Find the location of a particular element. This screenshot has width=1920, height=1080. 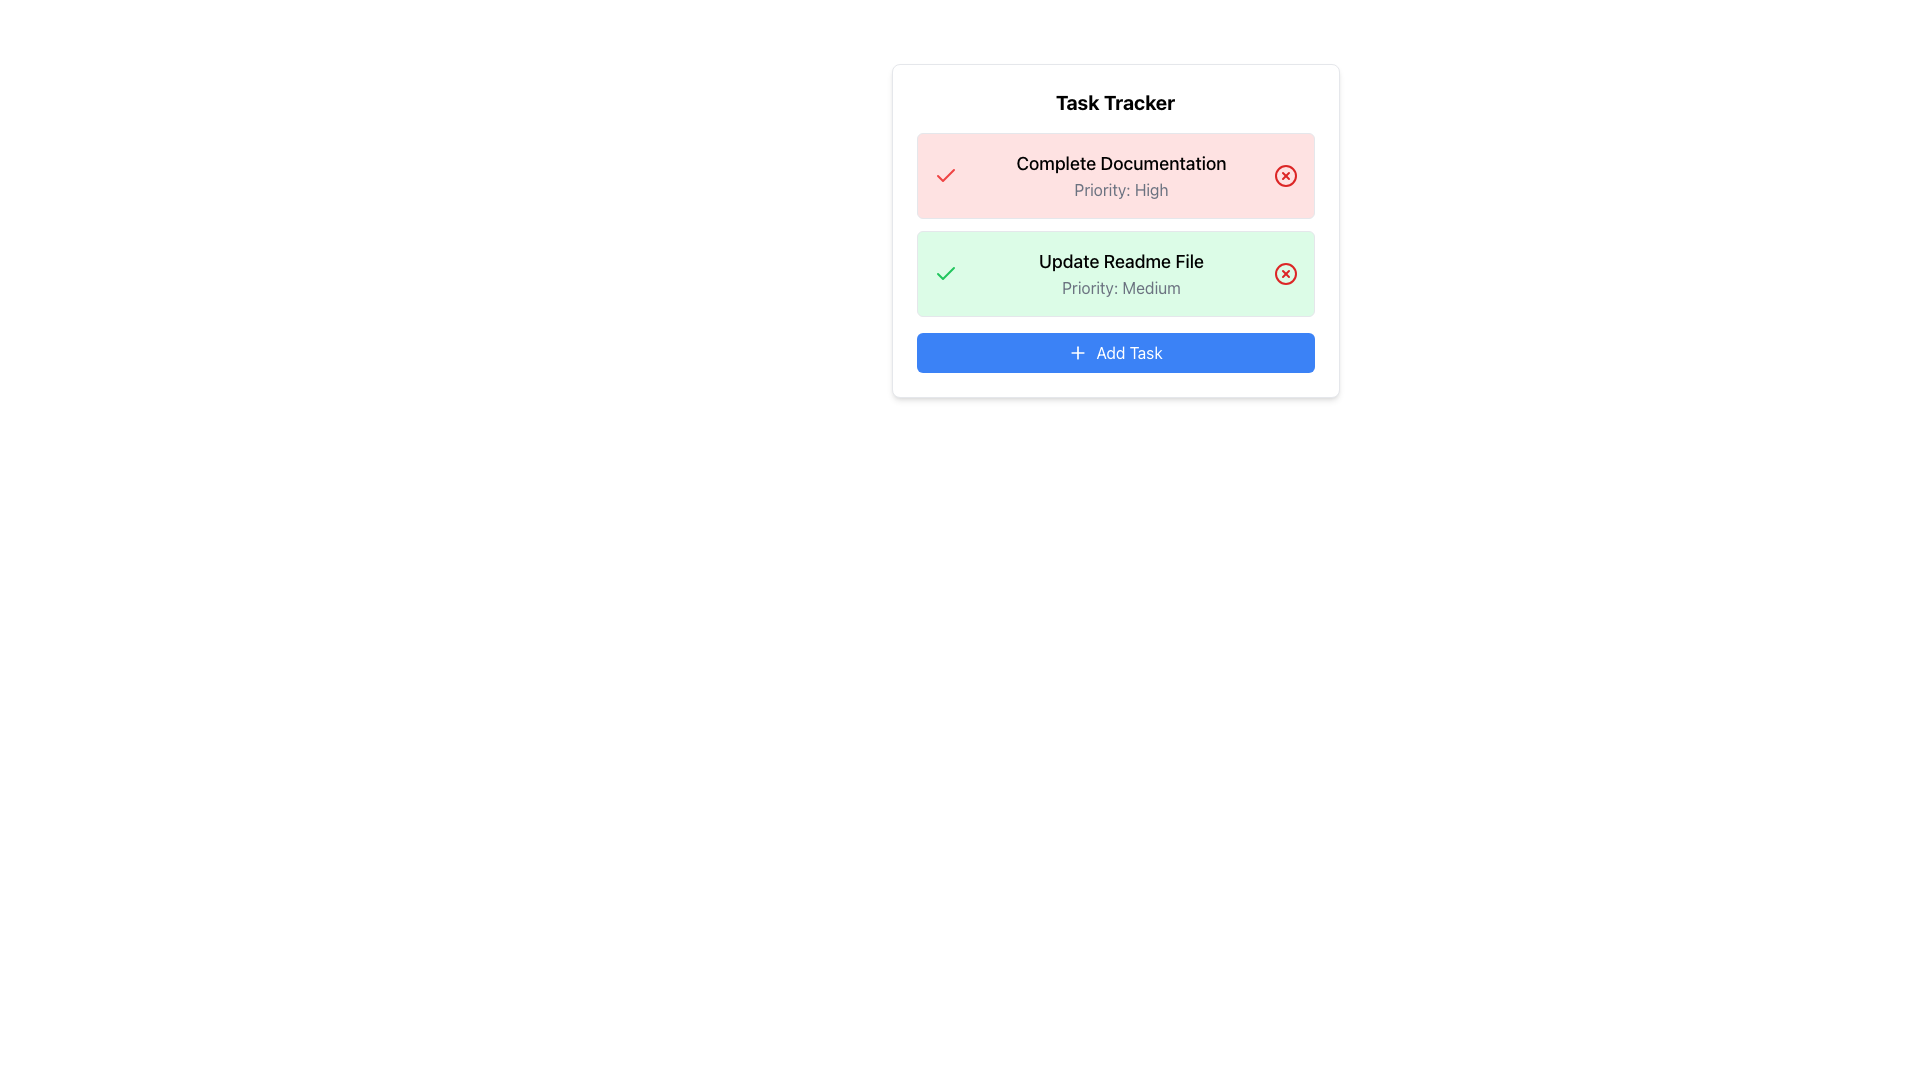

the red circular button with a cross symbol, located to the right of the 'Update Readme File' task entry is located at coordinates (1285, 273).